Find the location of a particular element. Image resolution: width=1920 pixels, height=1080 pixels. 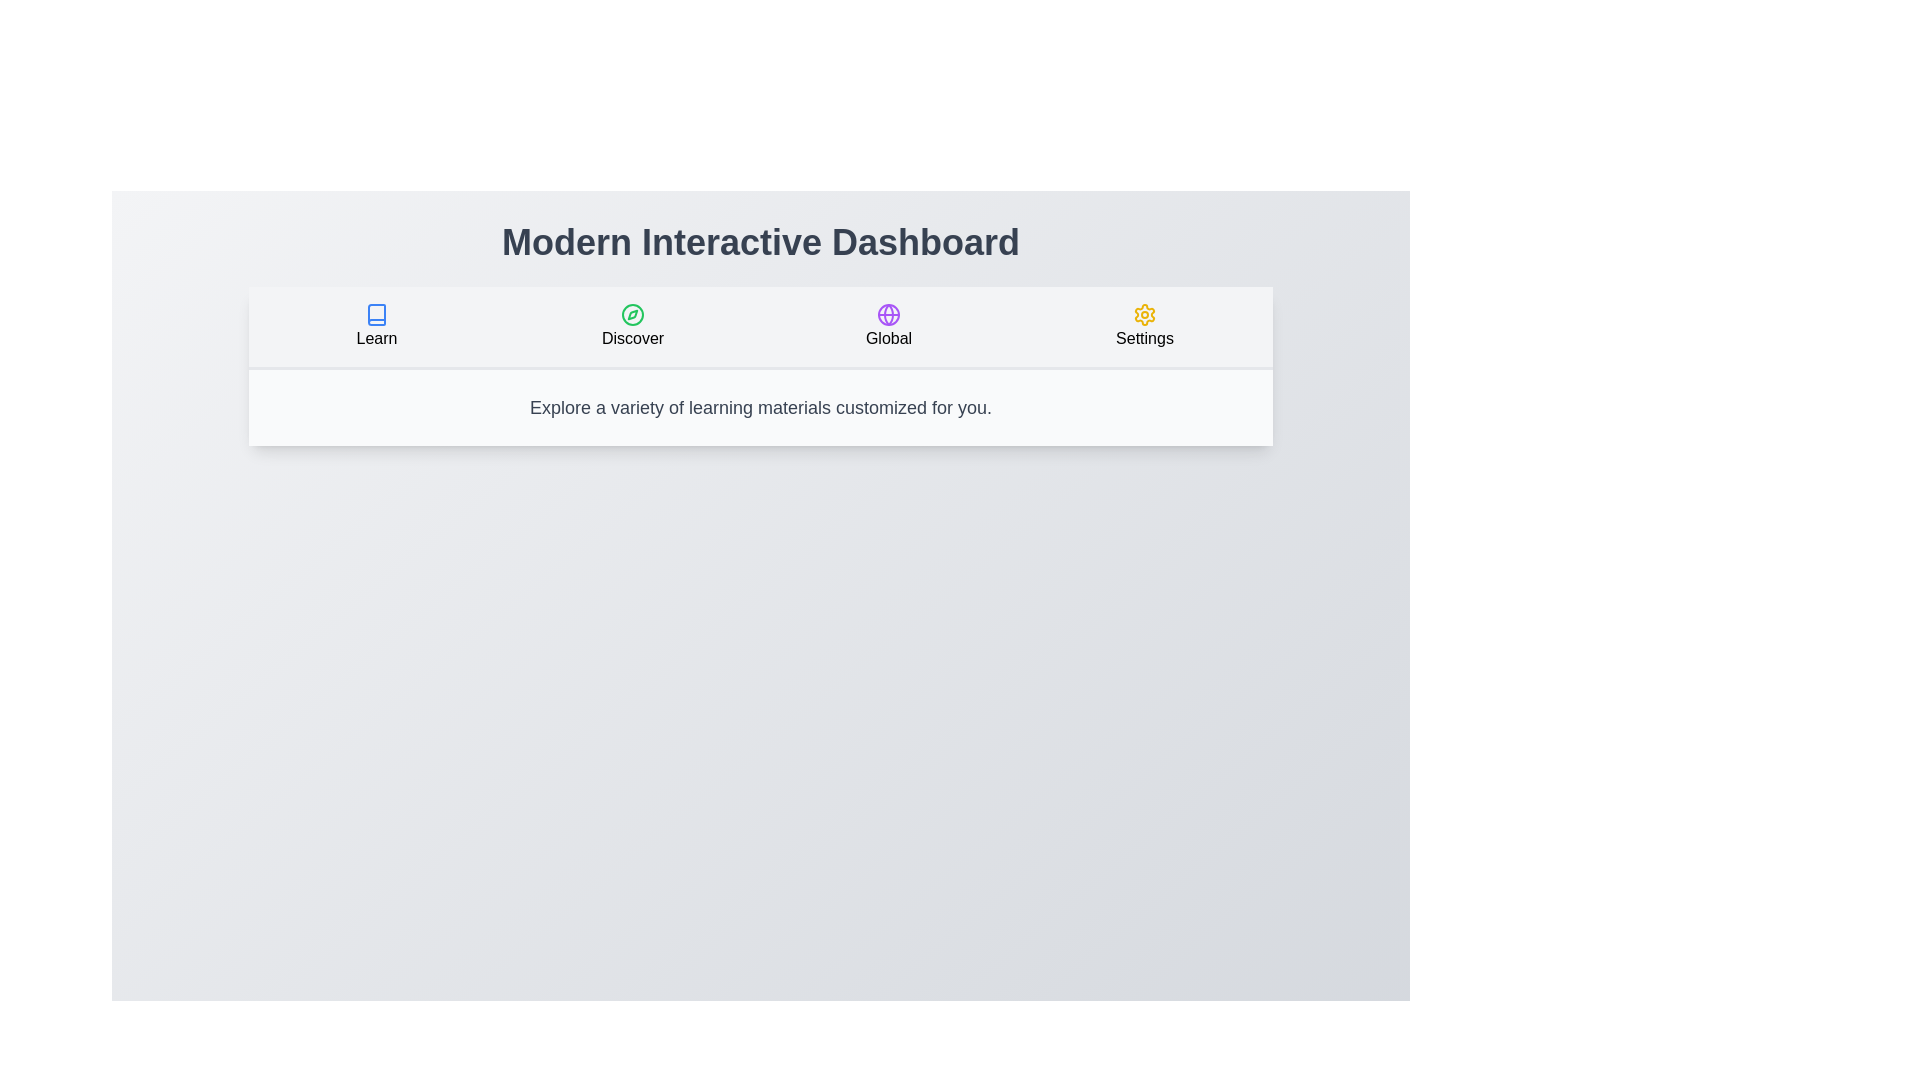

the third button in the navigation menu, which allows users to switch to the 'Global' section is located at coordinates (887, 326).